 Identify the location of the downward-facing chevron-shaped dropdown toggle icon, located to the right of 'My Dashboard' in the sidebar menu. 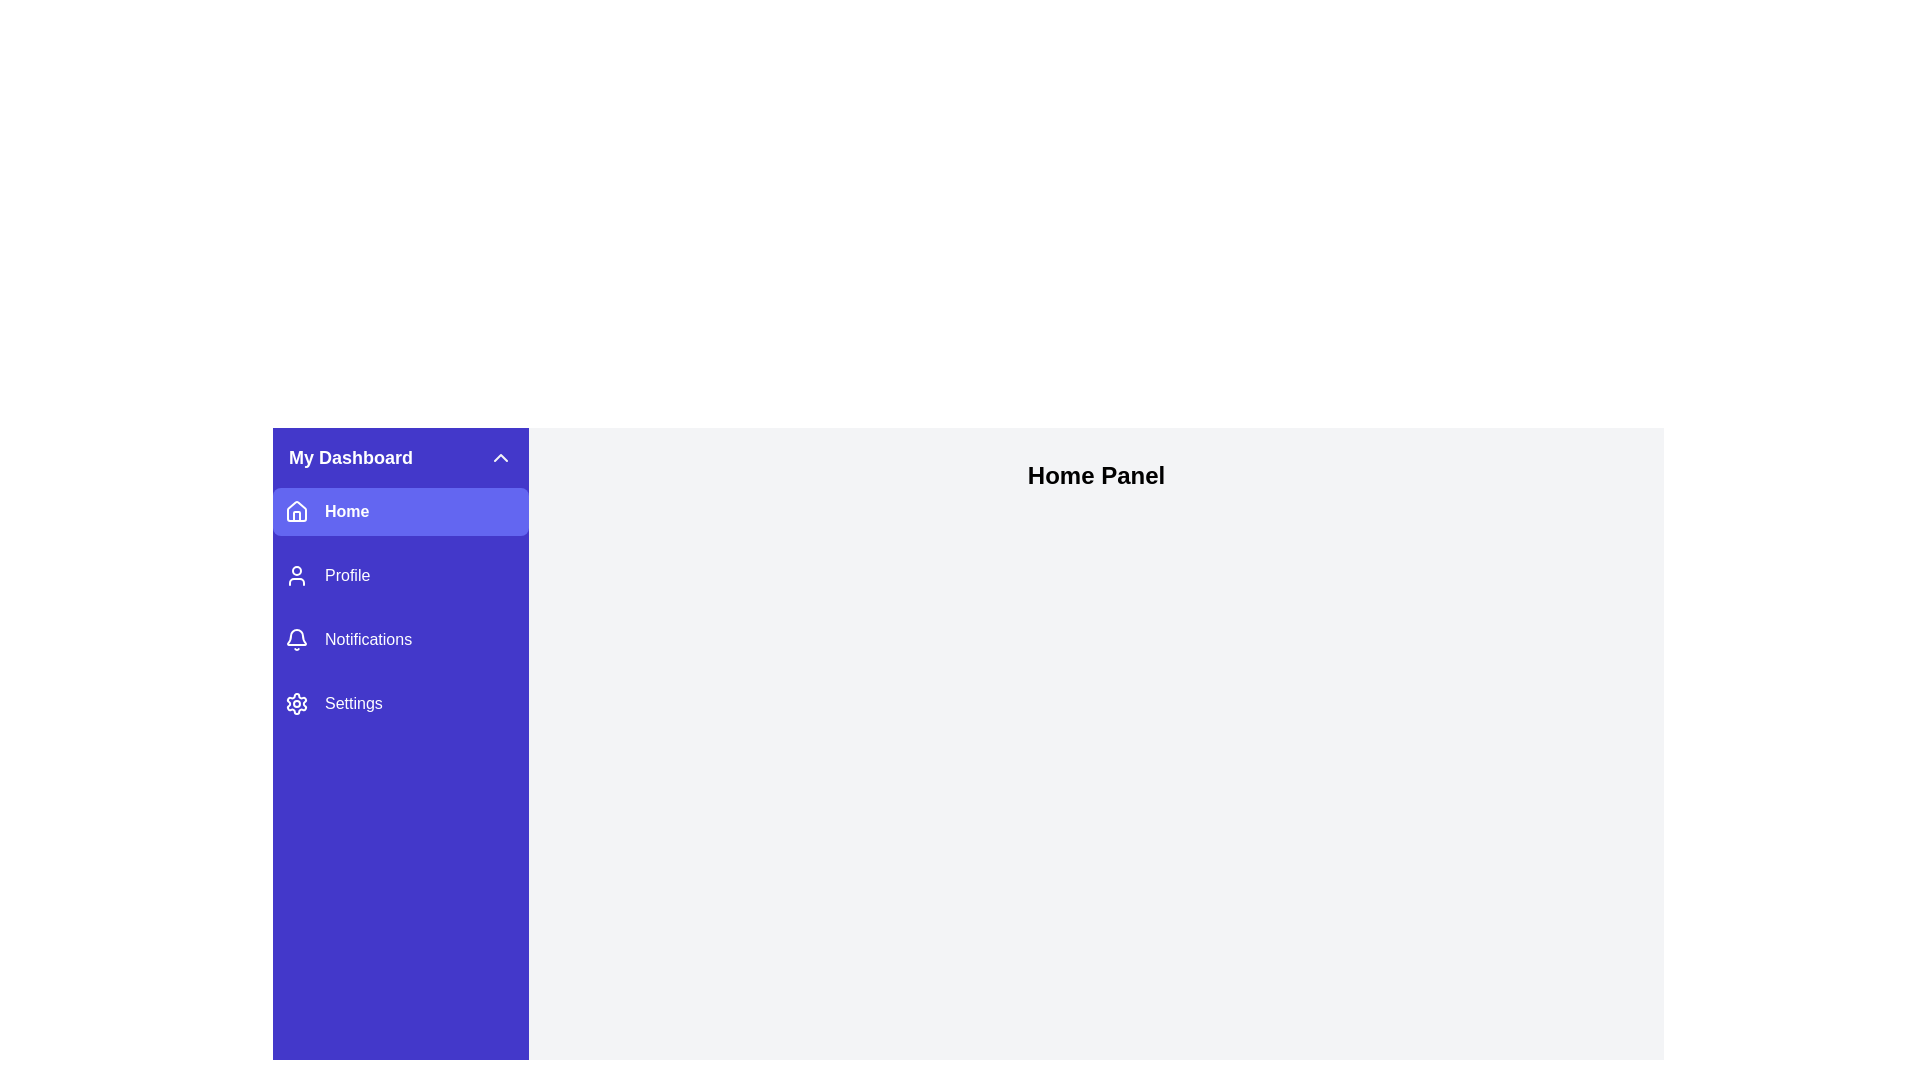
(500, 458).